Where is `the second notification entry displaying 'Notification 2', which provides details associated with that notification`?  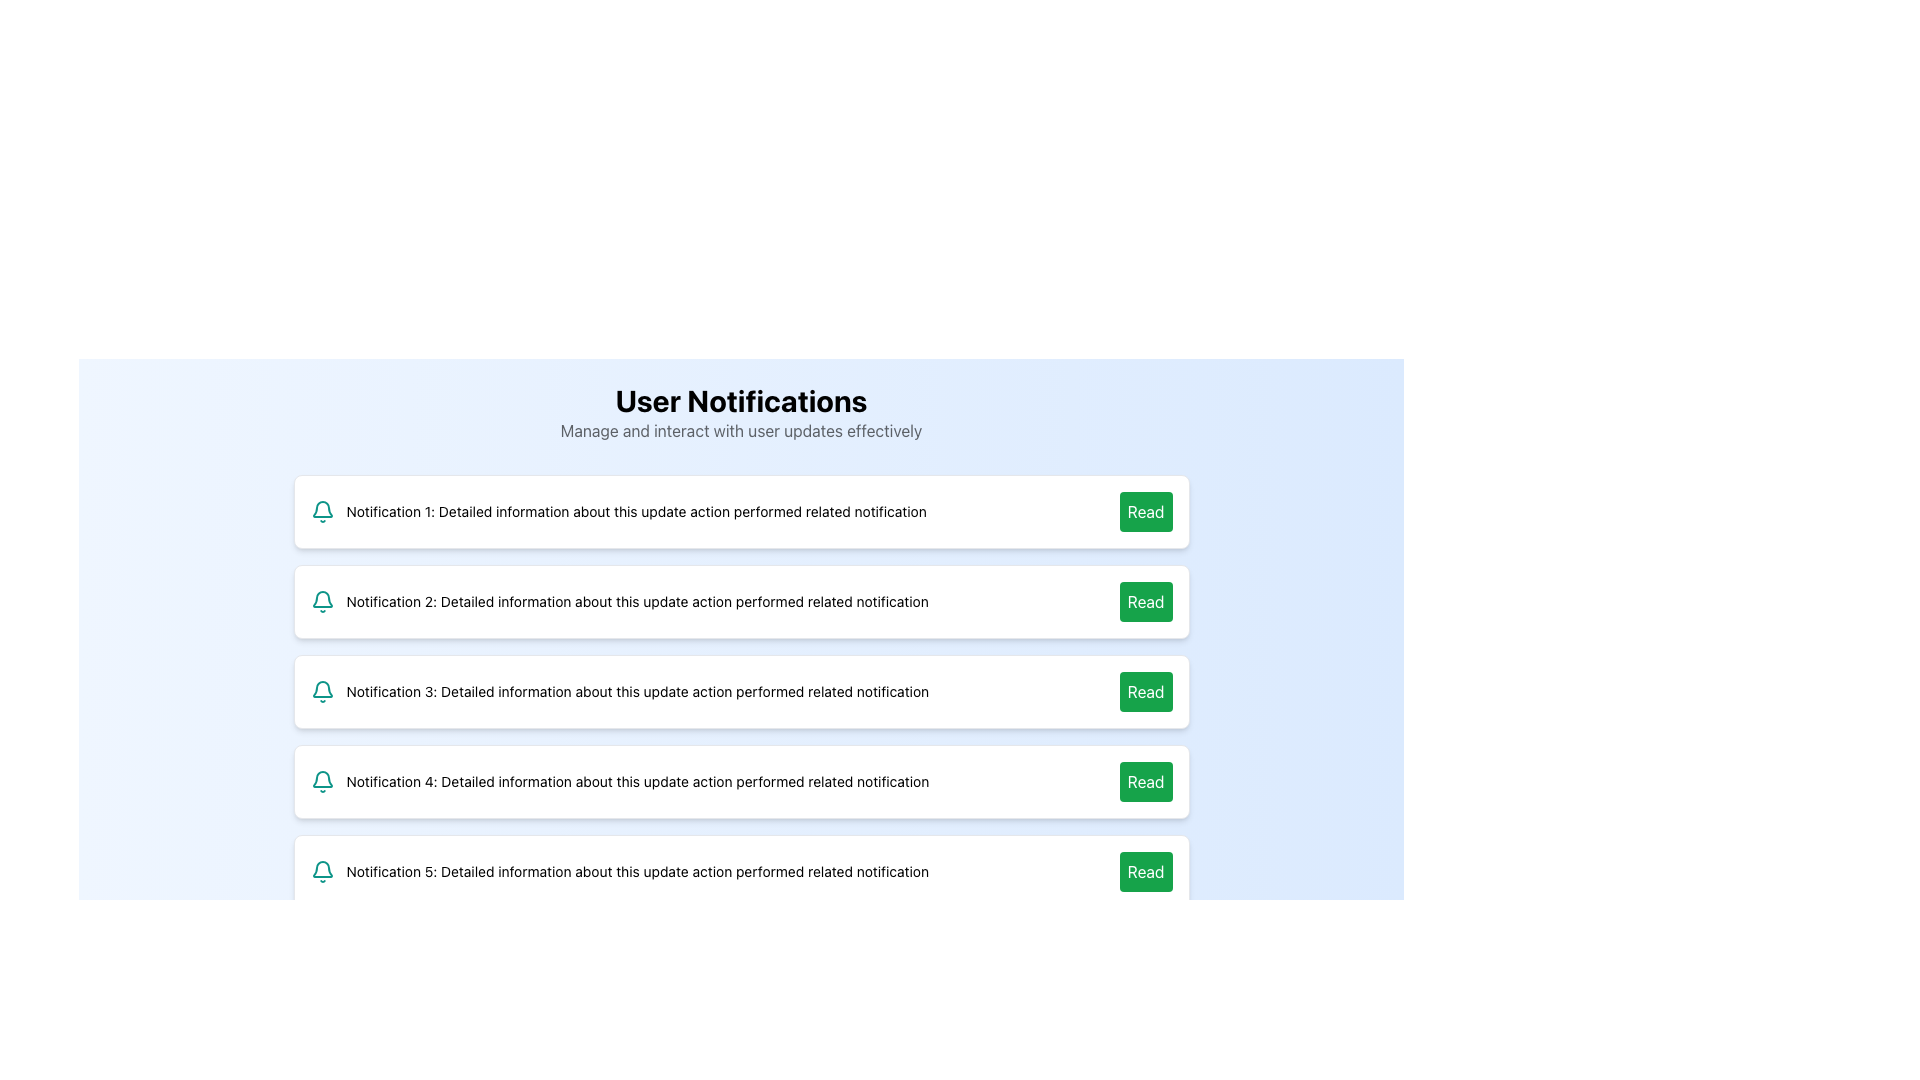 the second notification entry displaying 'Notification 2', which provides details associated with that notification is located at coordinates (636, 600).